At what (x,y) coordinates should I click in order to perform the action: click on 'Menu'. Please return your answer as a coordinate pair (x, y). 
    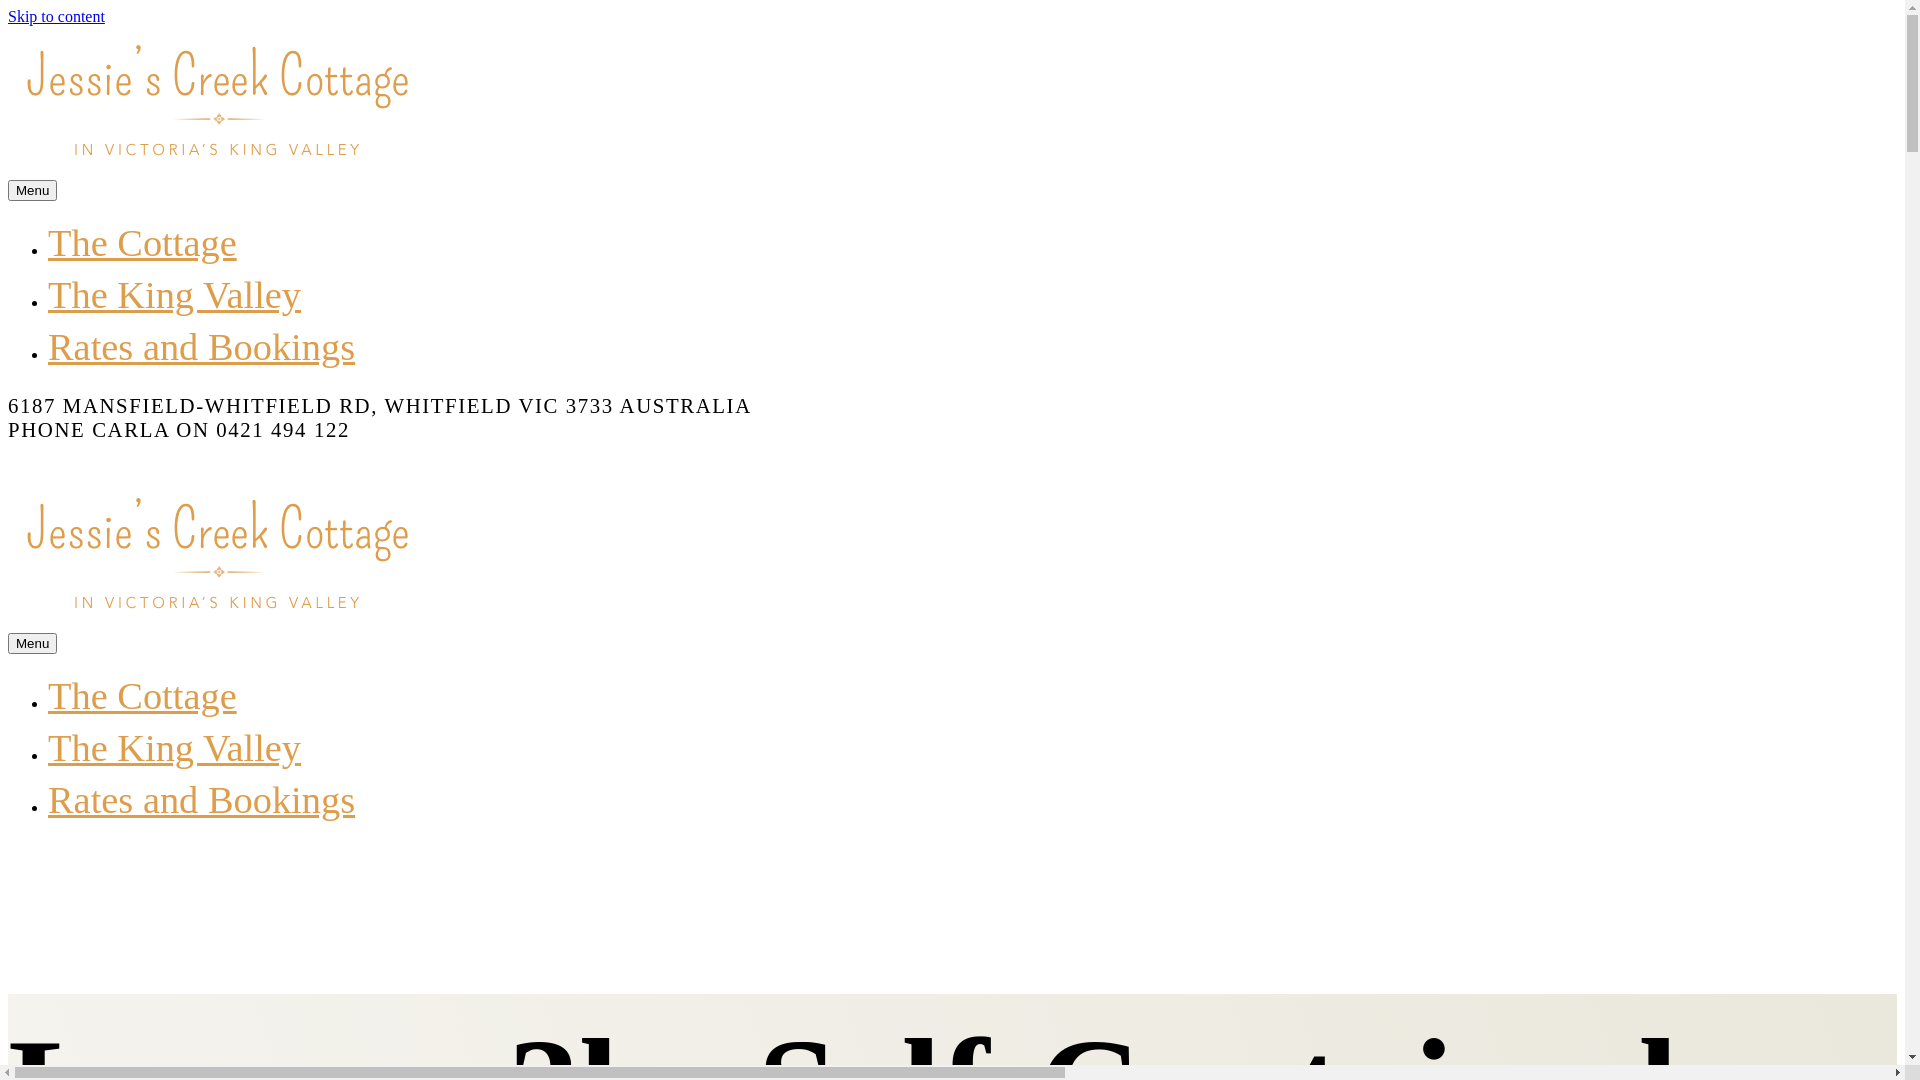
    Looking at the image, I should click on (32, 190).